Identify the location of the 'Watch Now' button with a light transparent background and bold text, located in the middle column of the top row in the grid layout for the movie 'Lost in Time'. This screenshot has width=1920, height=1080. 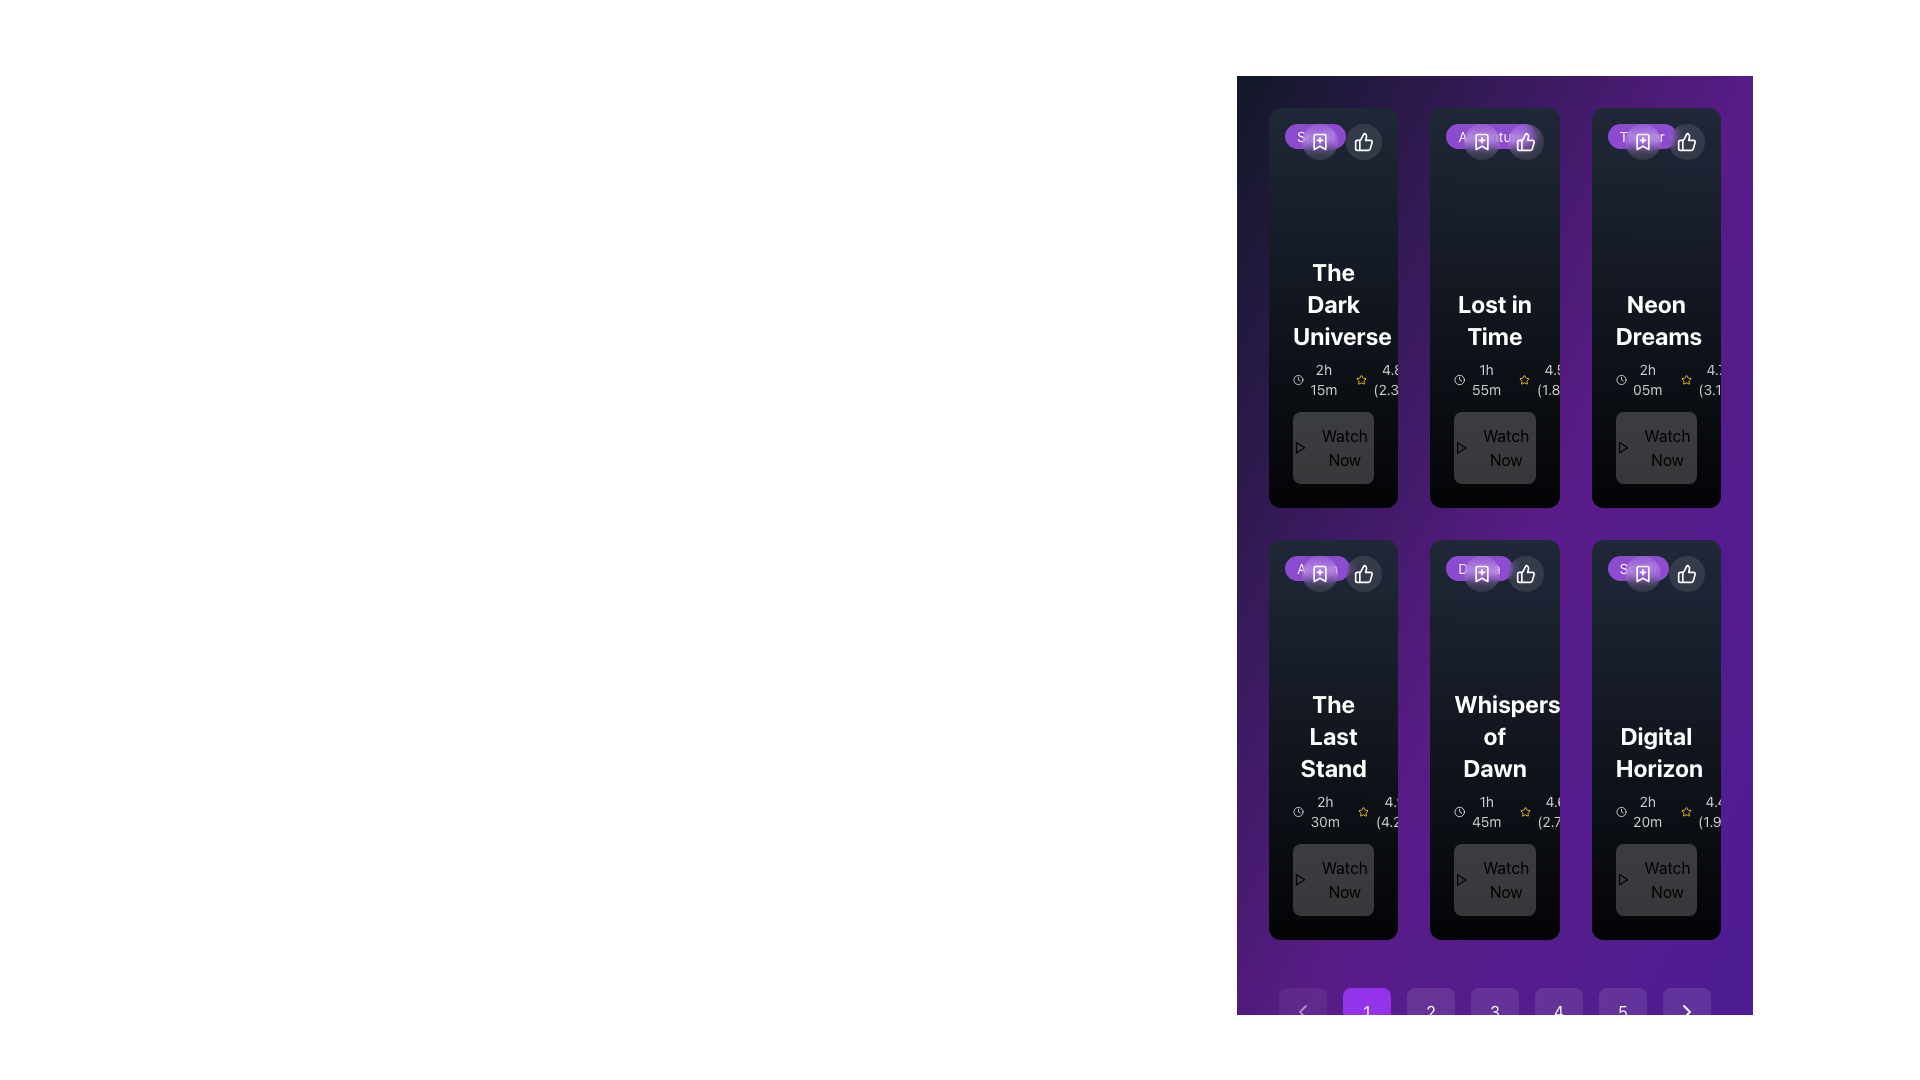
(1494, 446).